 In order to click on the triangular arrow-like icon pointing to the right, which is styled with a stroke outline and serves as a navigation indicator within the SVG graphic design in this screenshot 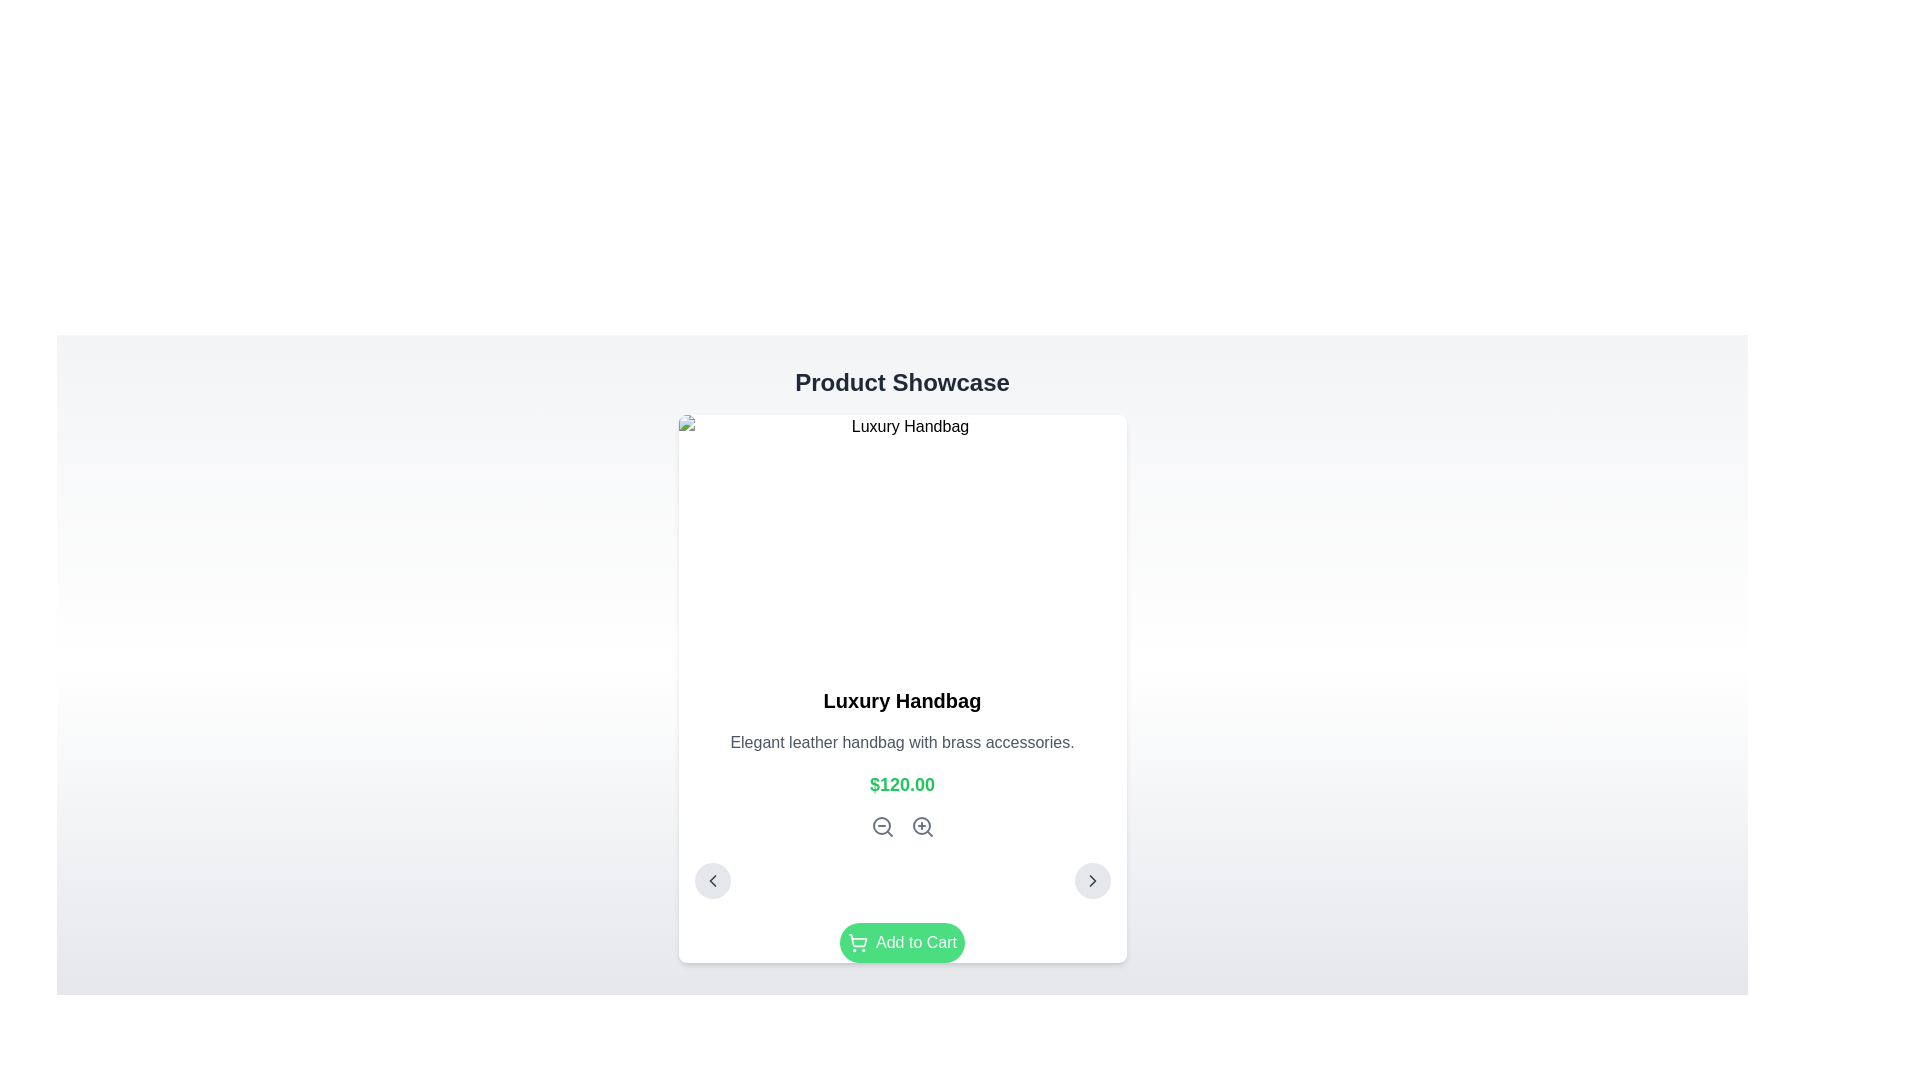, I will do `click(1091, 879)`.